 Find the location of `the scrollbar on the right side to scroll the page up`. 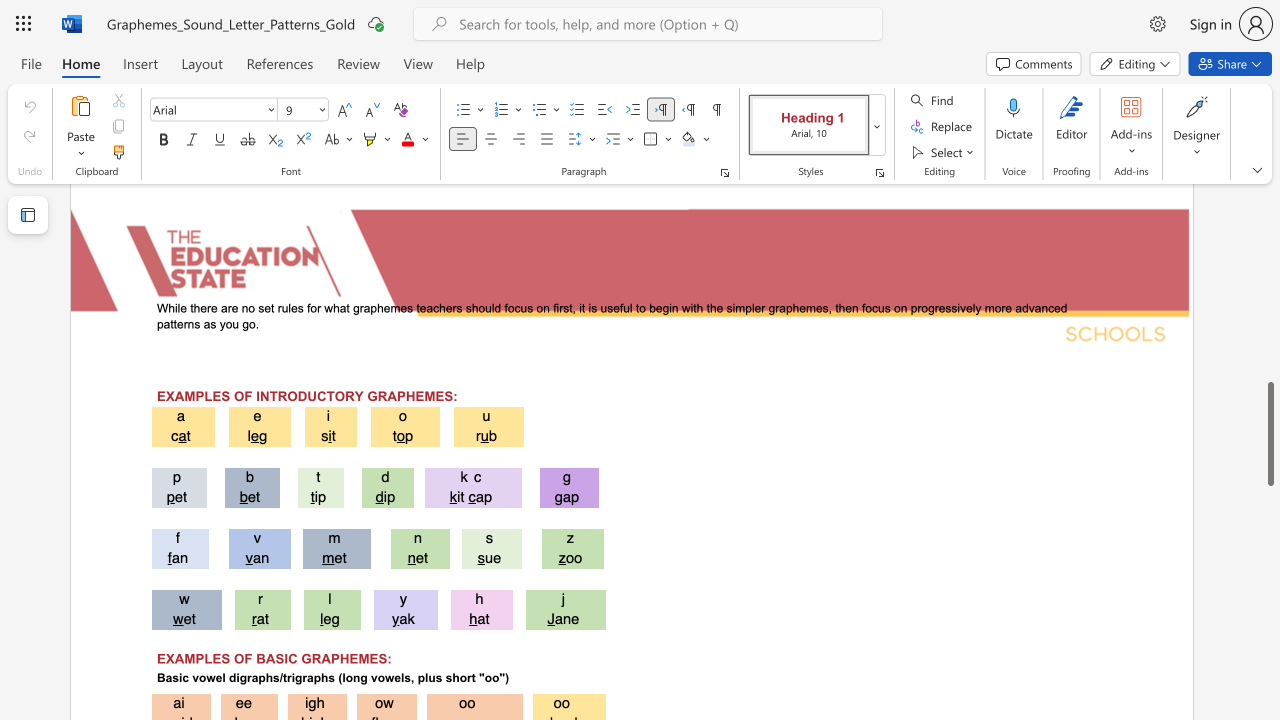

the scrollbar on the right side to scroll the page up is located at coordinates (1269, 270).